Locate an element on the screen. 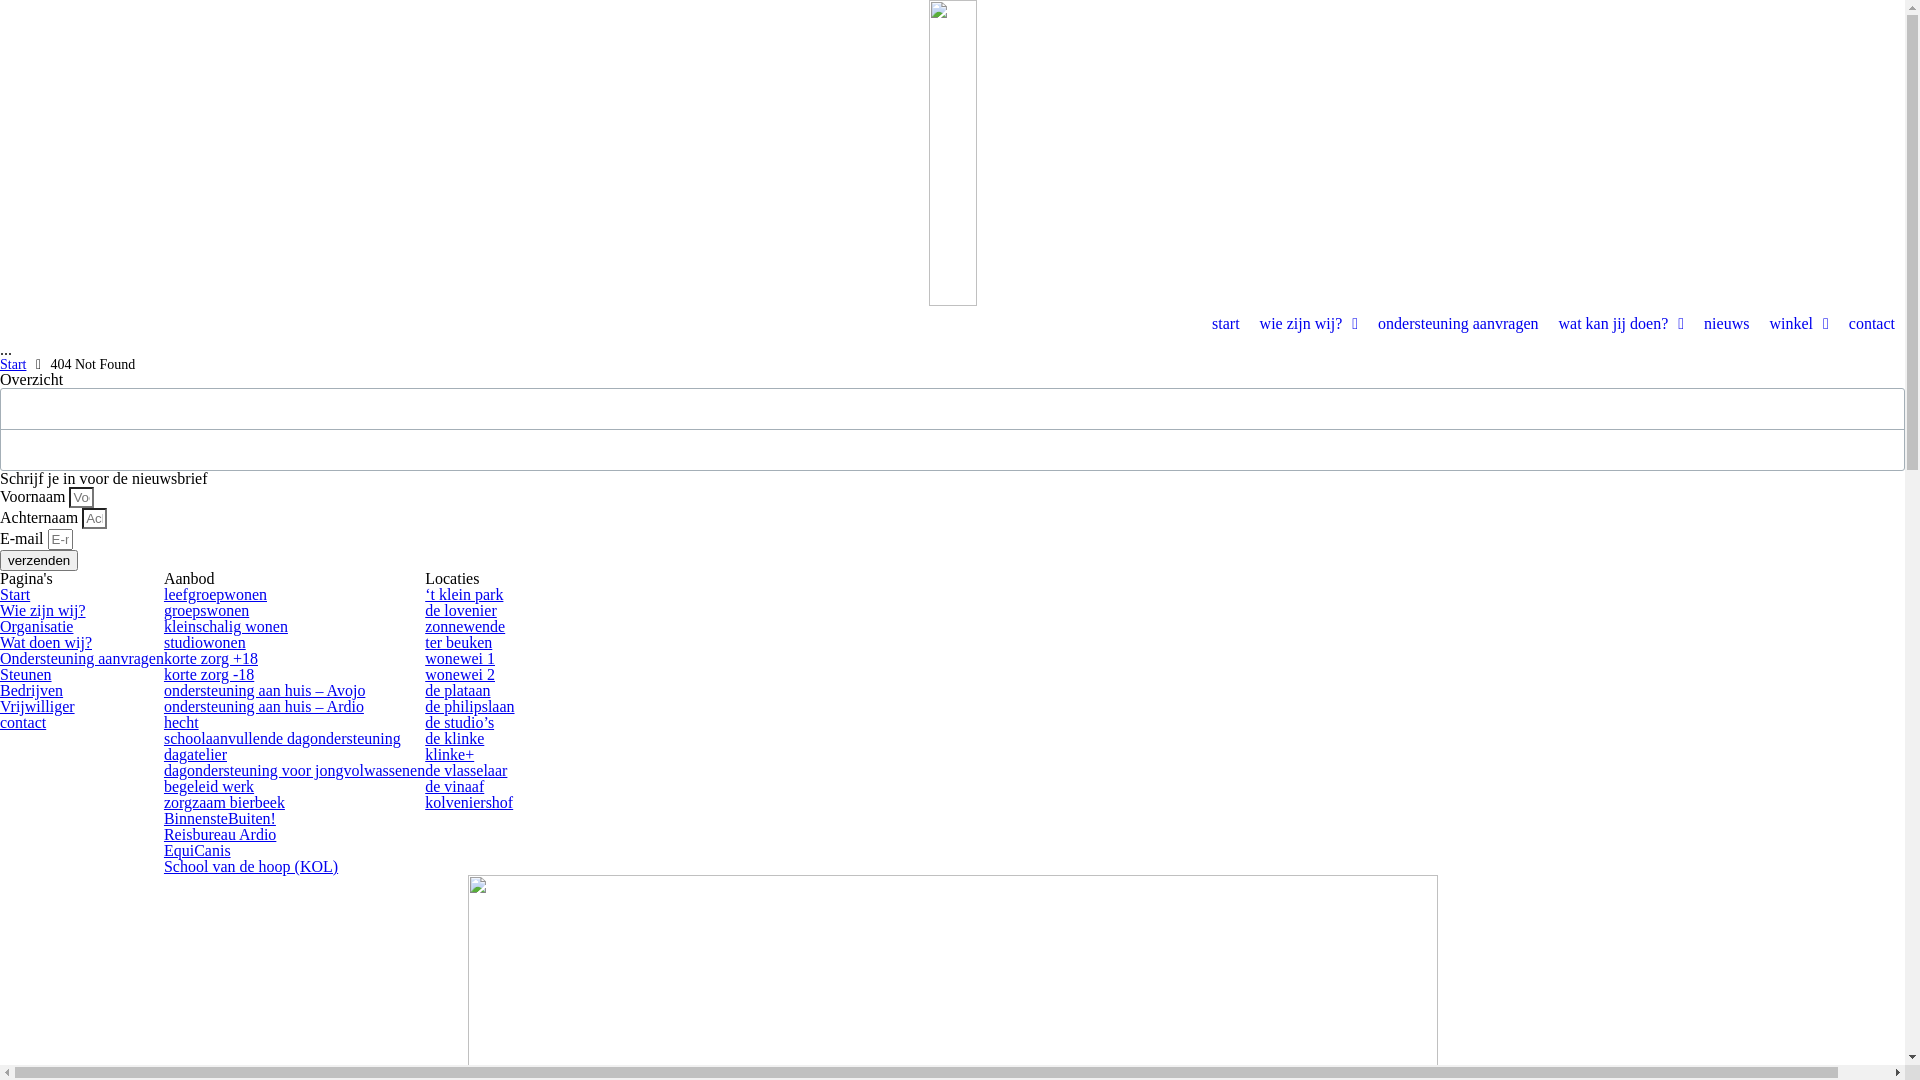  'kleinschalig wonen' is located at coordinates (225, 625).